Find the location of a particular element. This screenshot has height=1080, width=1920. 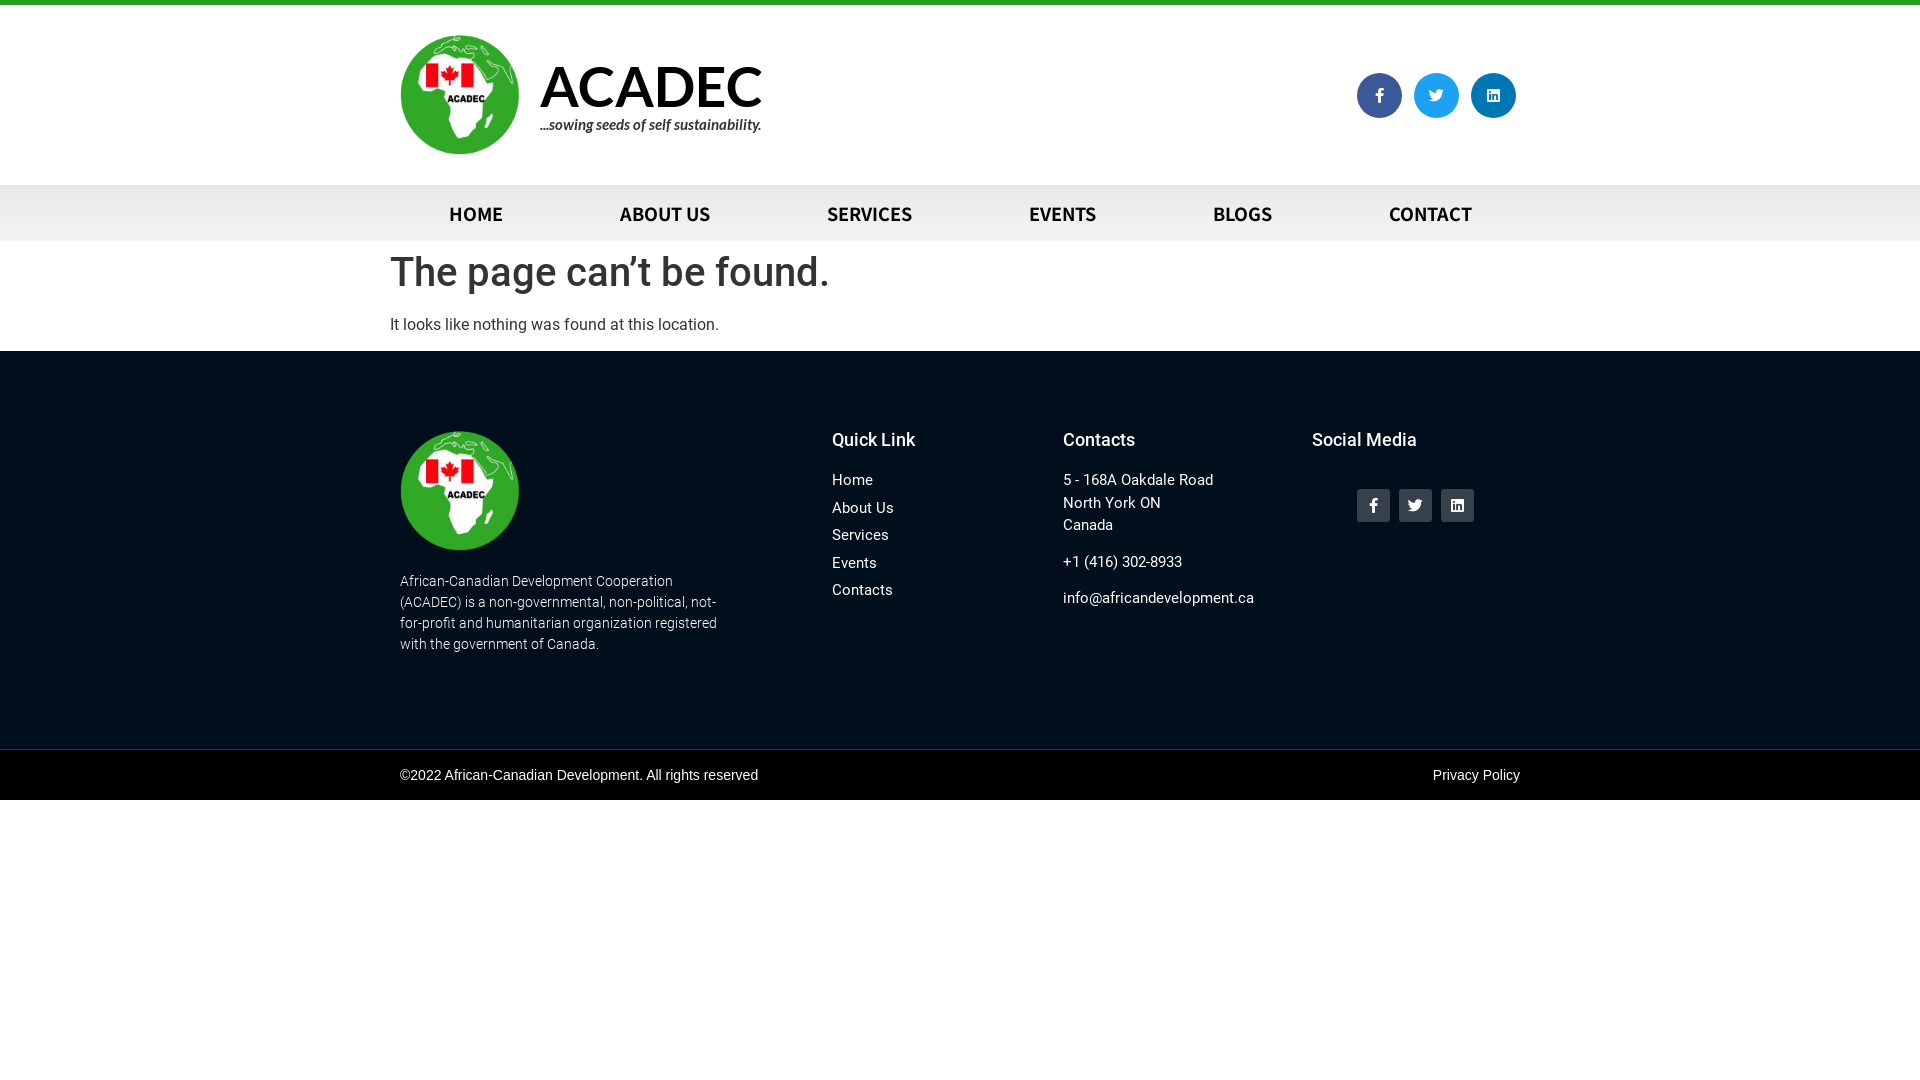

'SERVICES' is located at coordinates (868, 212).